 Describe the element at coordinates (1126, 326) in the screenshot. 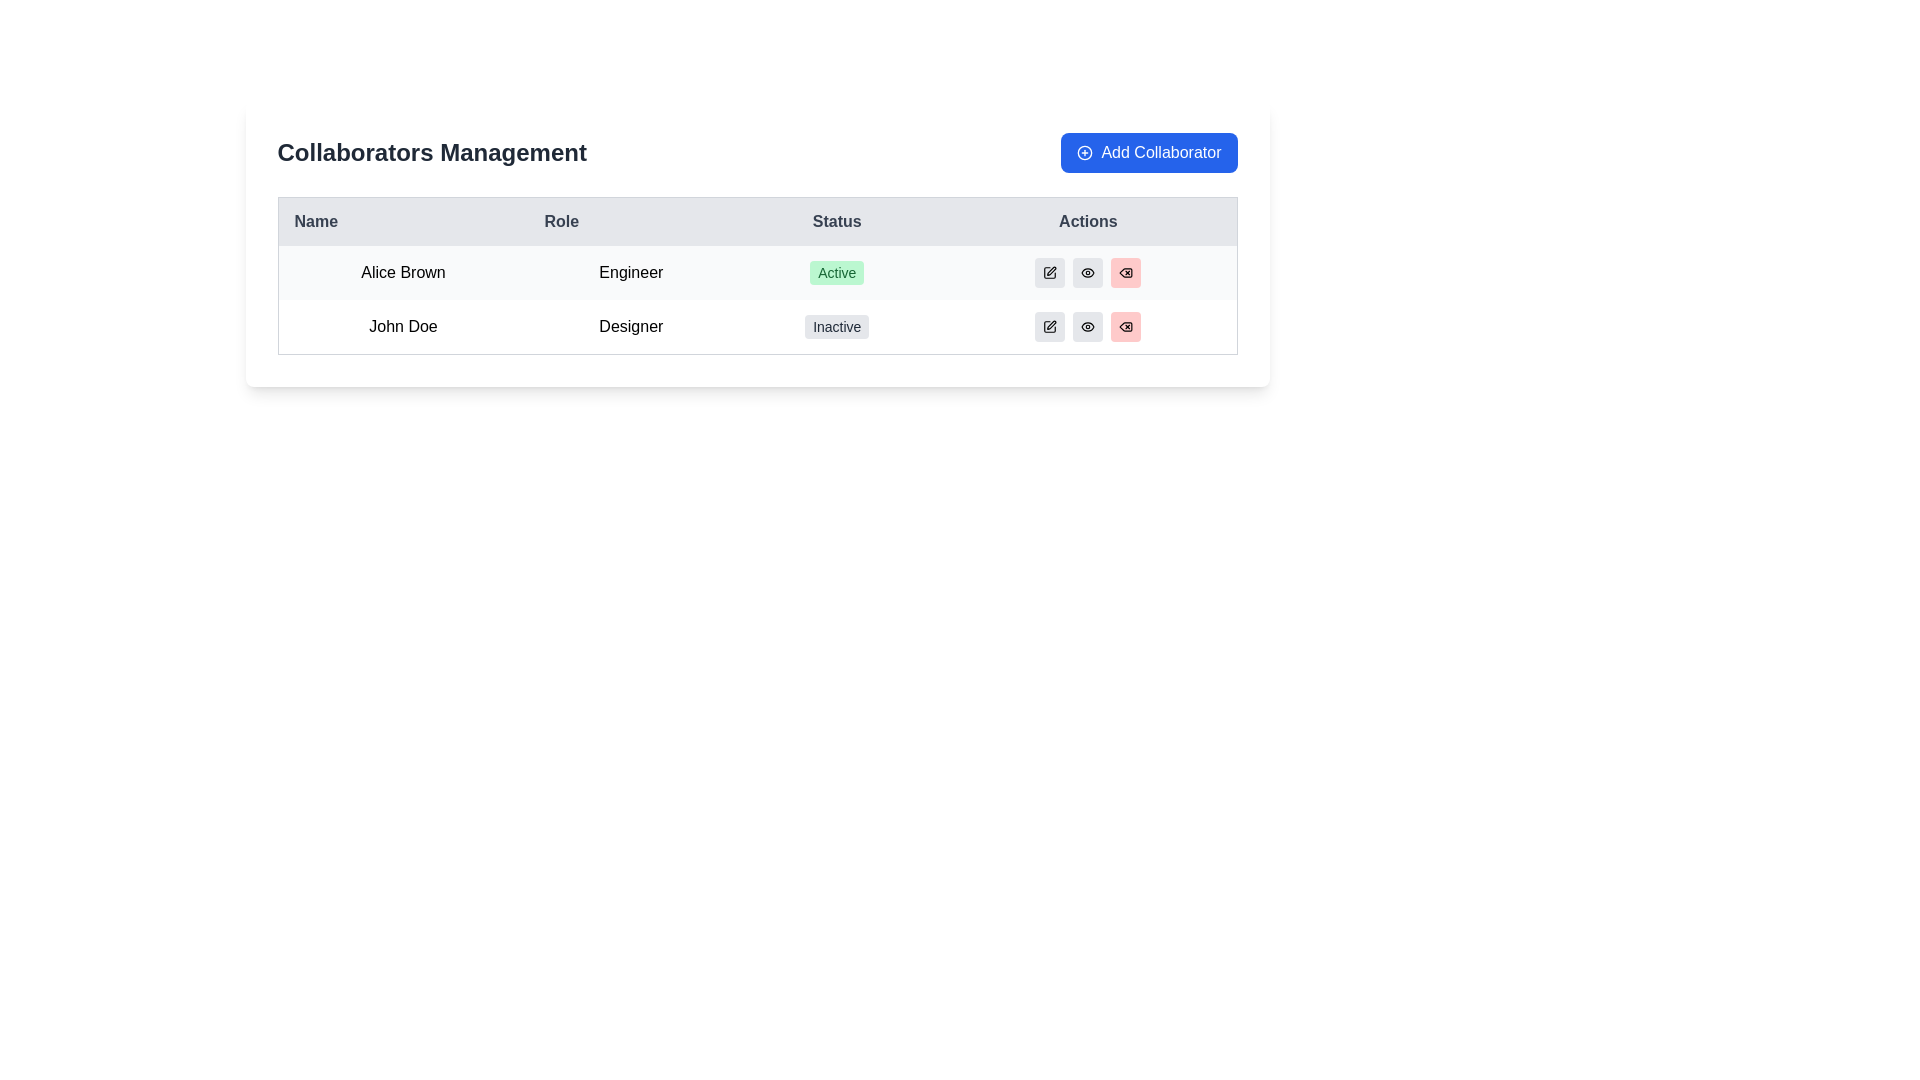

I see `the delete icon button with a red background, located in the third position of the 'Actions' column in the second row of the table` at that location.